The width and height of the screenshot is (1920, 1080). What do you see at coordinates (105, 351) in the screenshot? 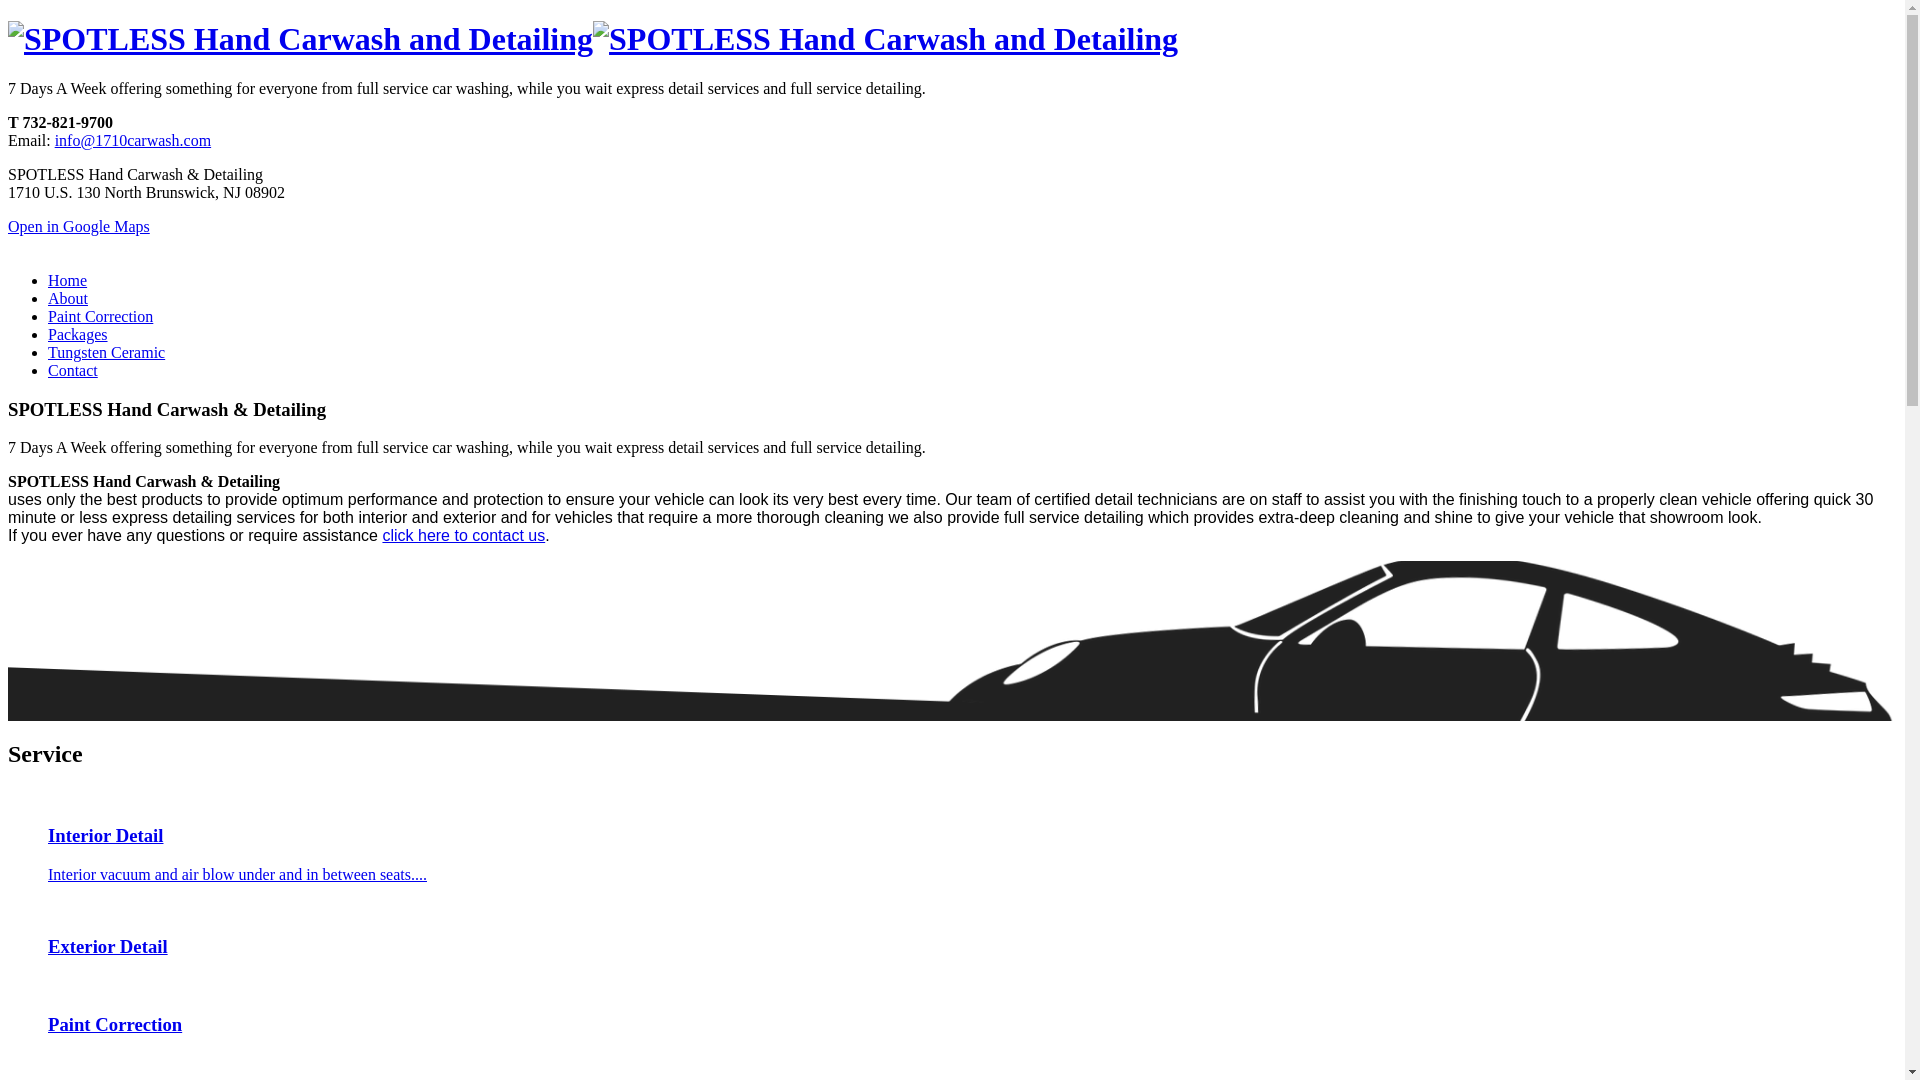
I see `'Tungsten Ceramic'` at bounding box center [105, 351].